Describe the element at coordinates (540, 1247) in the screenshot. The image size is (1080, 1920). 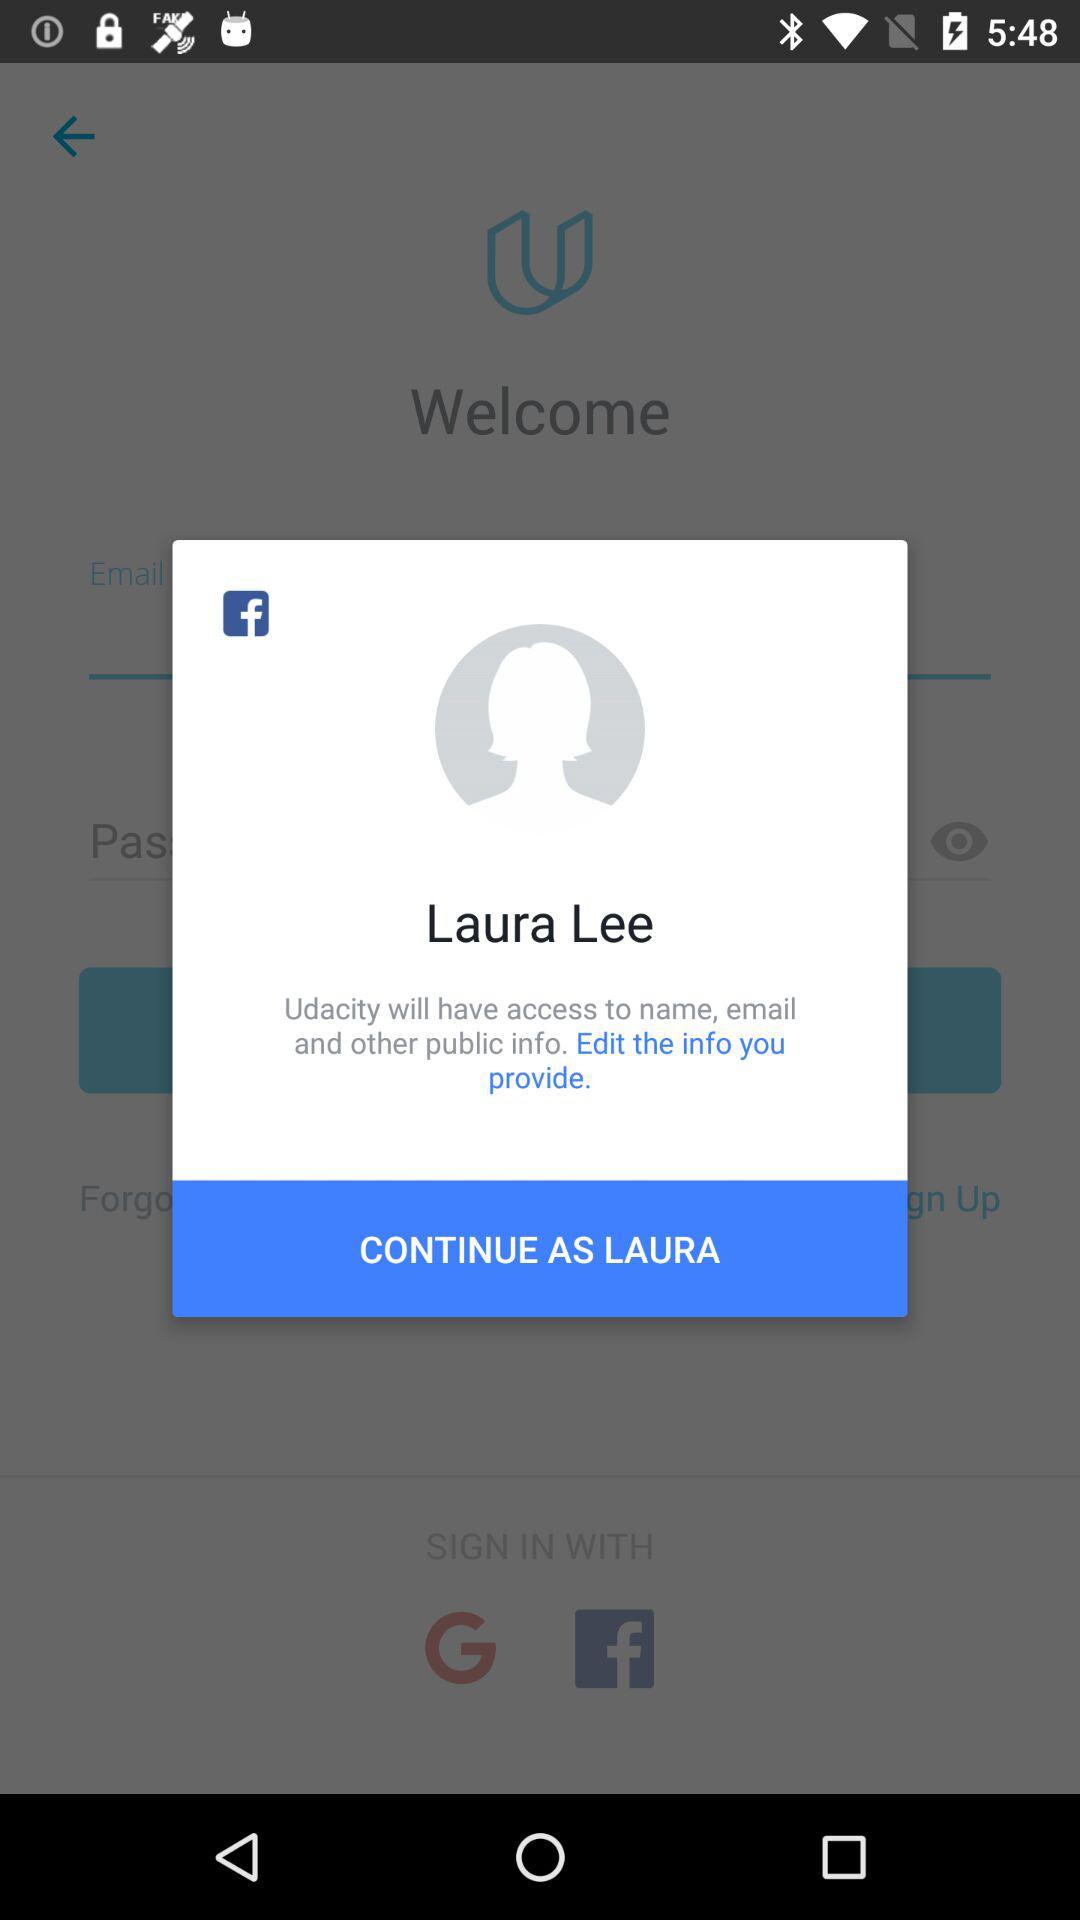
I see `icon below udacity will have item` at that location.